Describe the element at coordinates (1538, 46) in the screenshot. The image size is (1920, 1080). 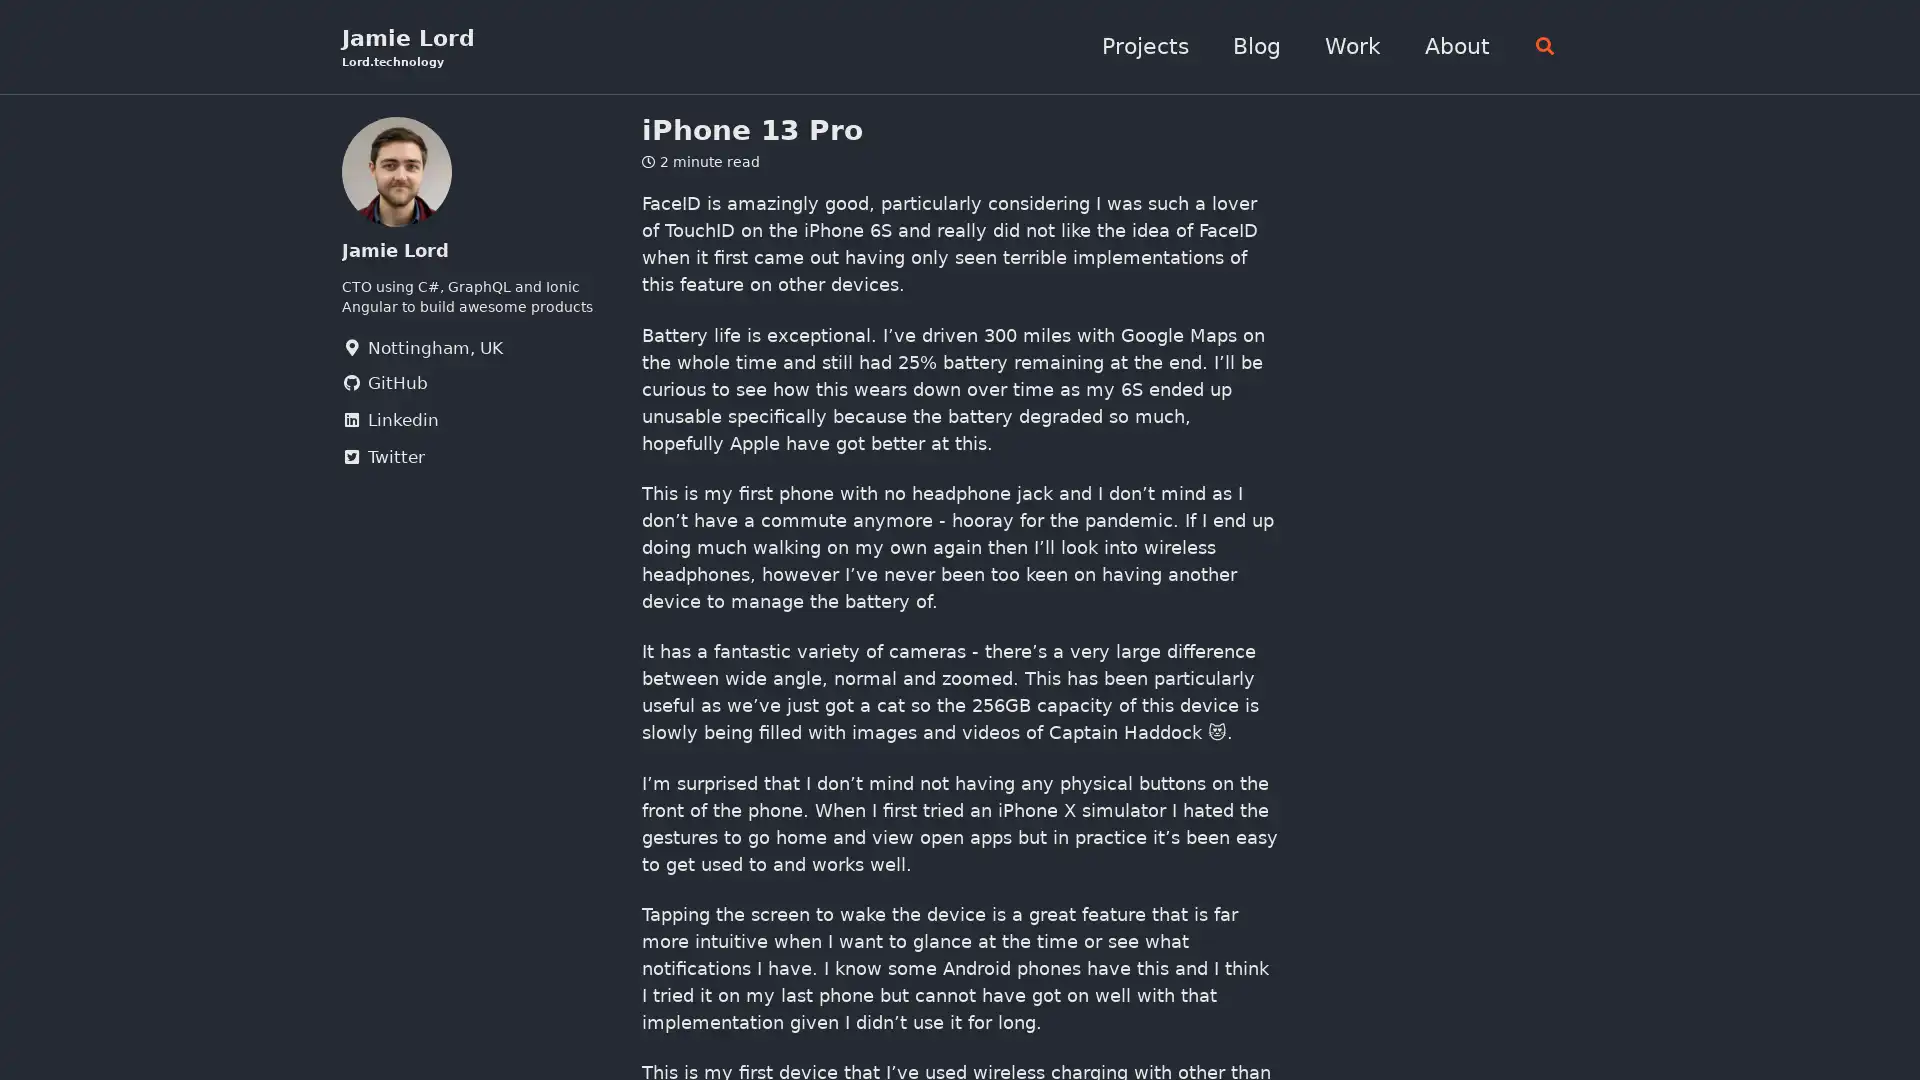
I see `Toggle search` at that location.